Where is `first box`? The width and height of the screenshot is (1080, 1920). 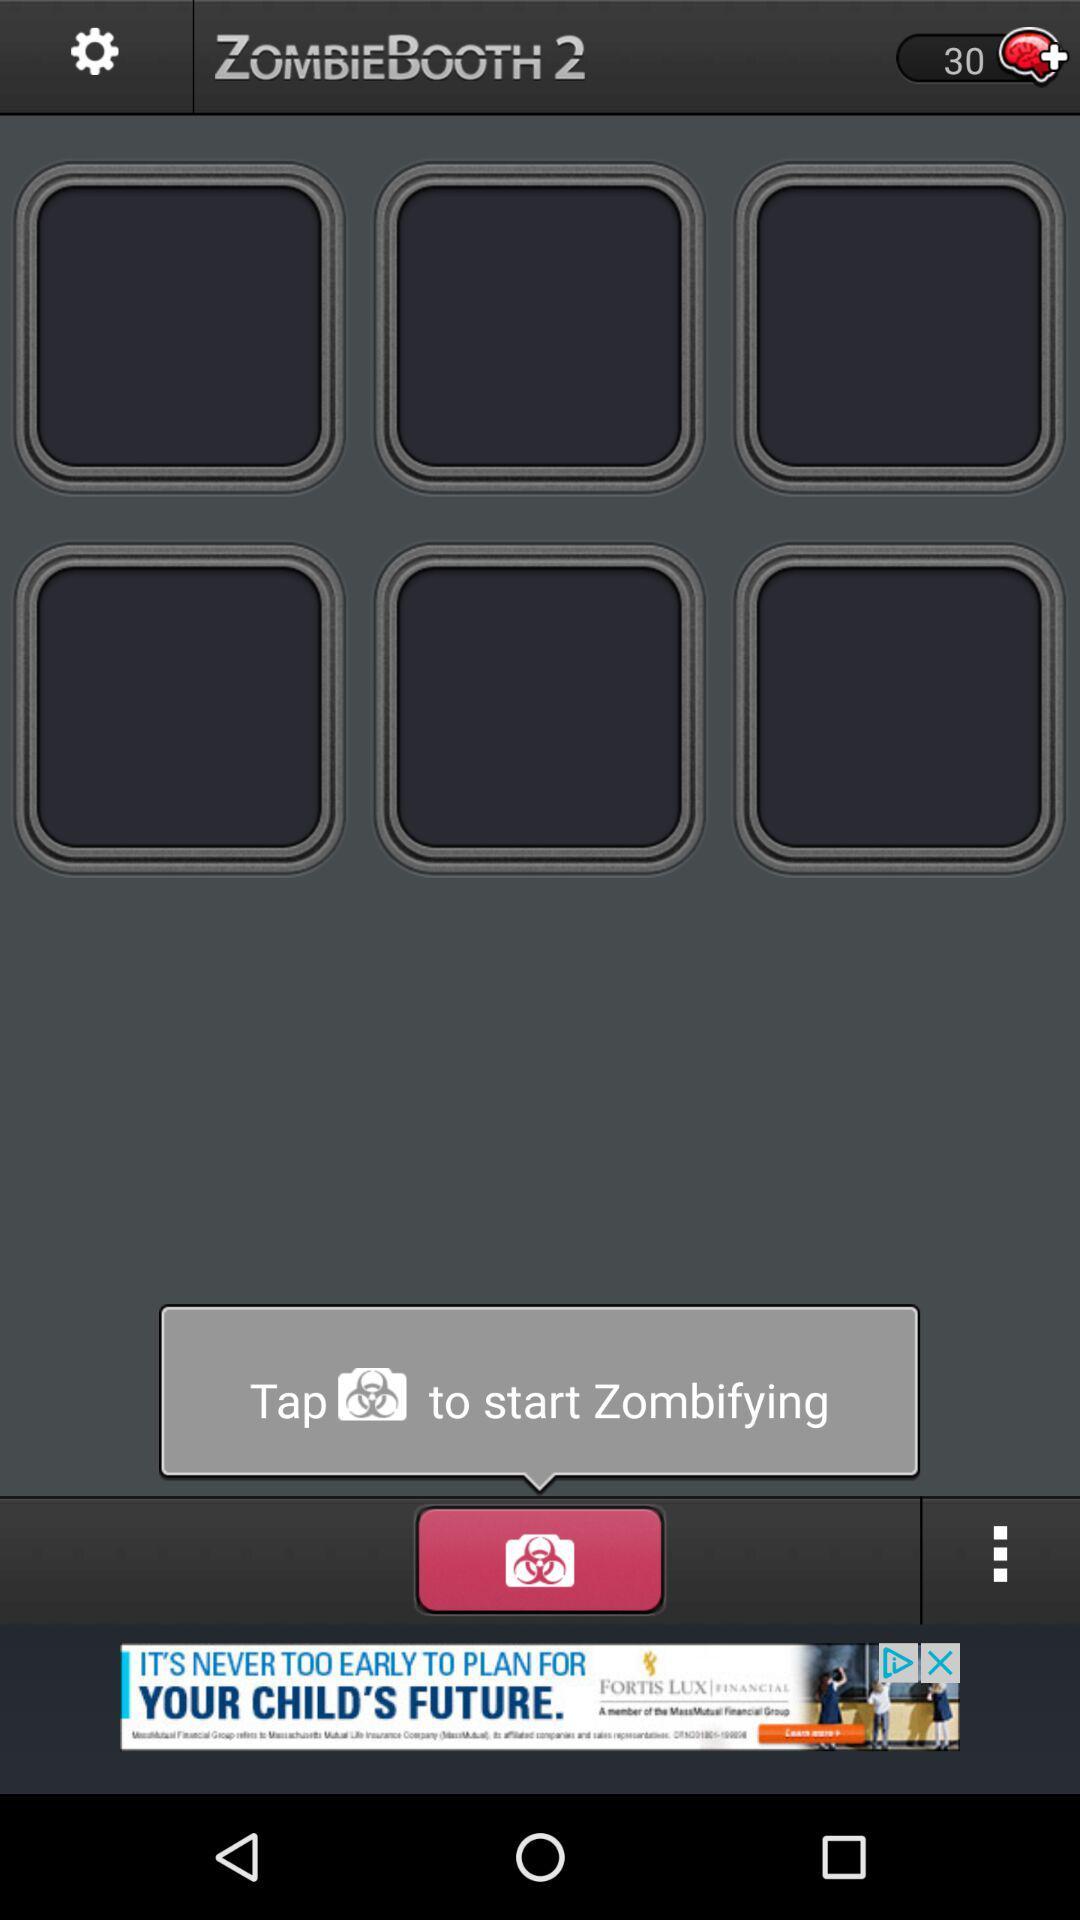 first box is located at coordinates (180, 326).